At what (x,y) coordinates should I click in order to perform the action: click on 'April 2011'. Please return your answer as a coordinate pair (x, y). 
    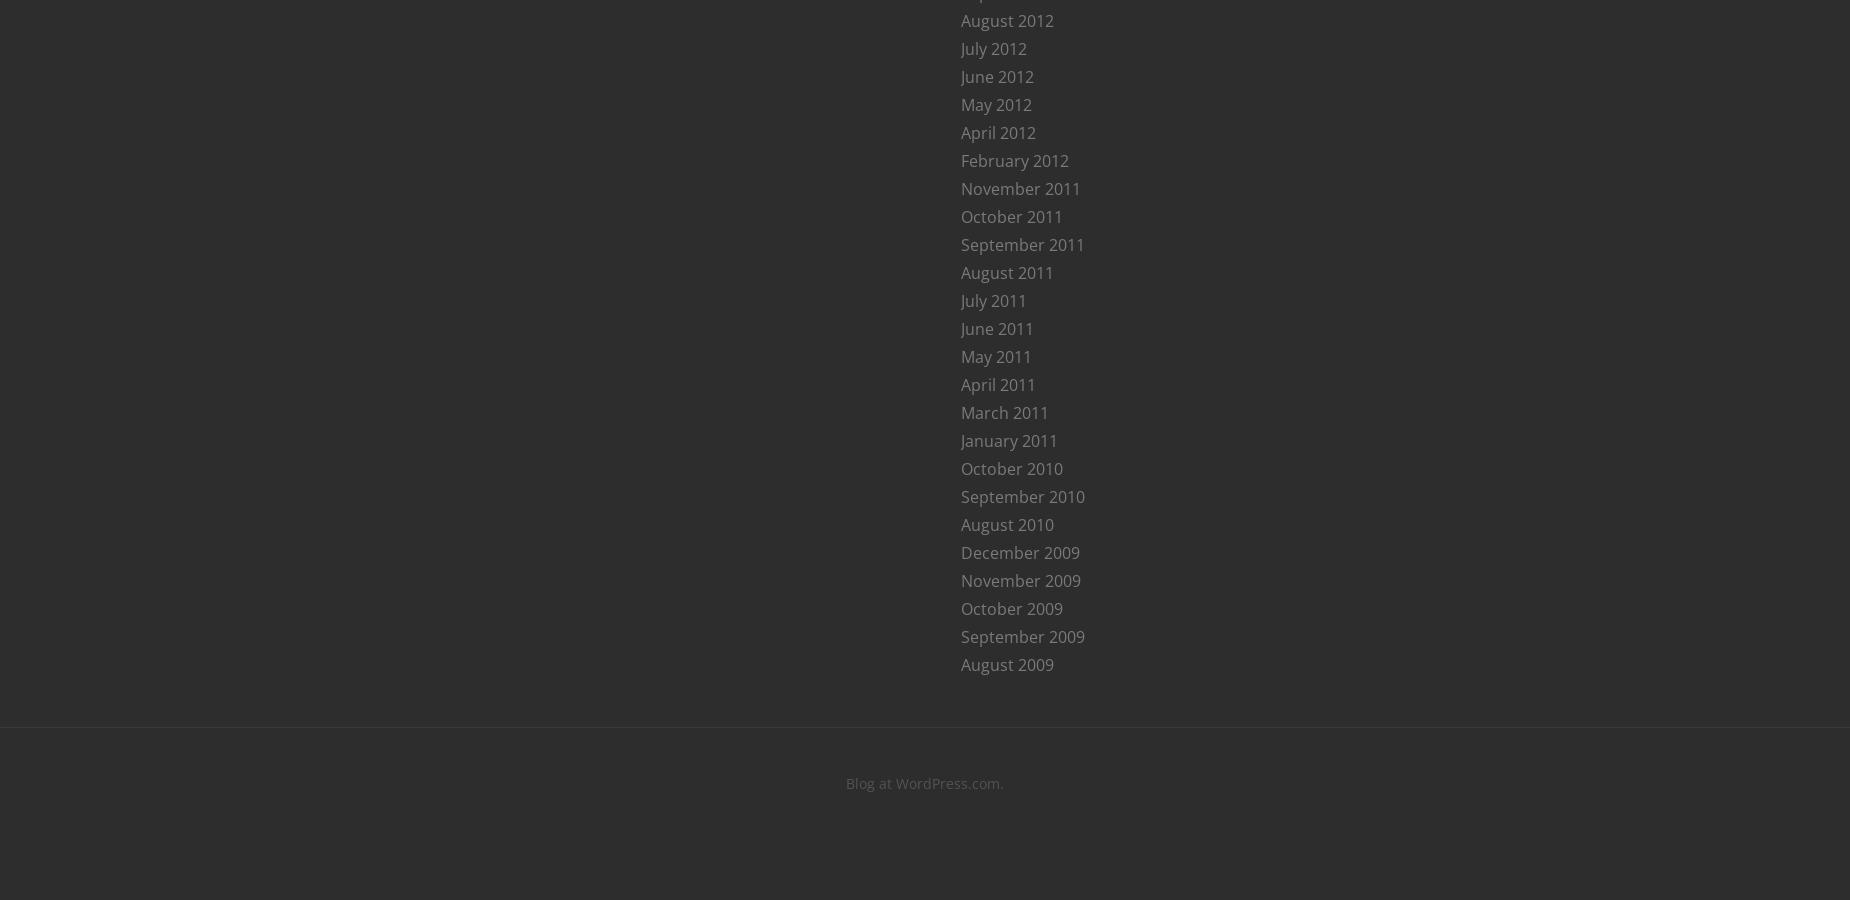
    Looking at the image, I should click on (960, 384).